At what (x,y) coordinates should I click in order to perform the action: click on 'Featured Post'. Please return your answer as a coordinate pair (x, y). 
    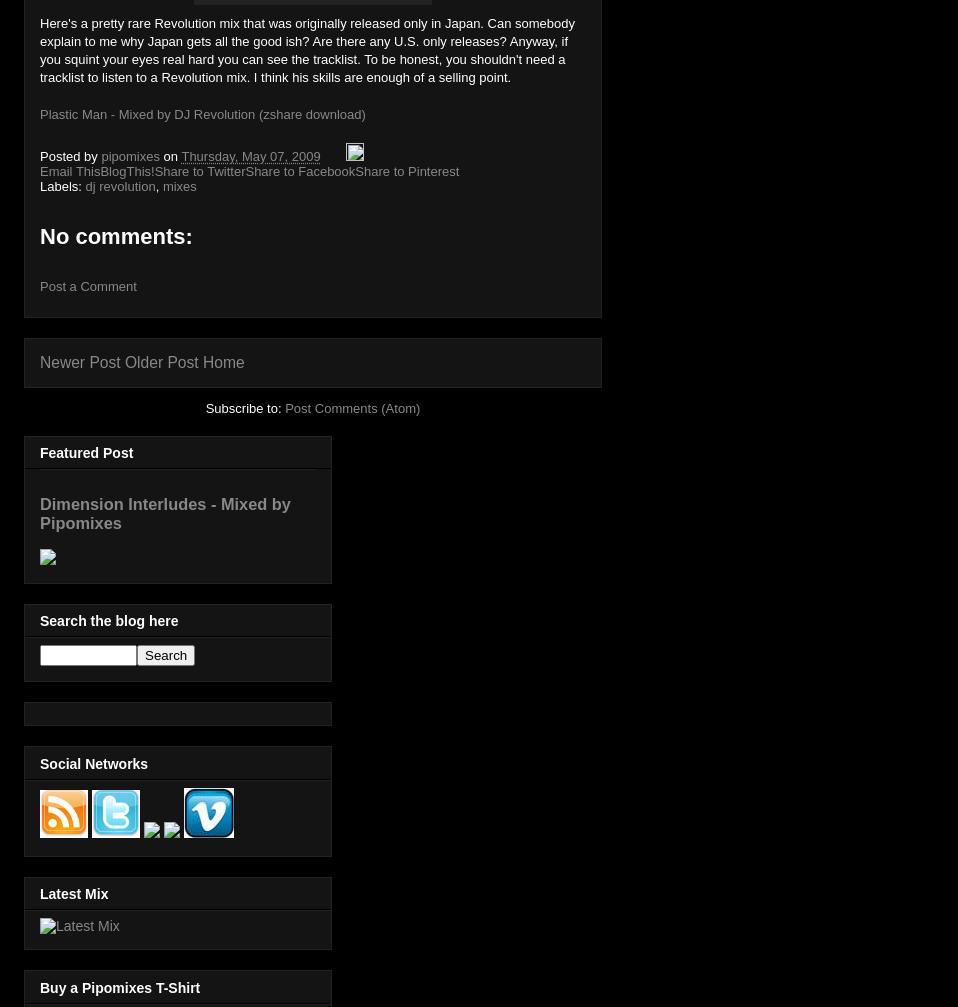
    Looking at the image, I should click on (39, 453).